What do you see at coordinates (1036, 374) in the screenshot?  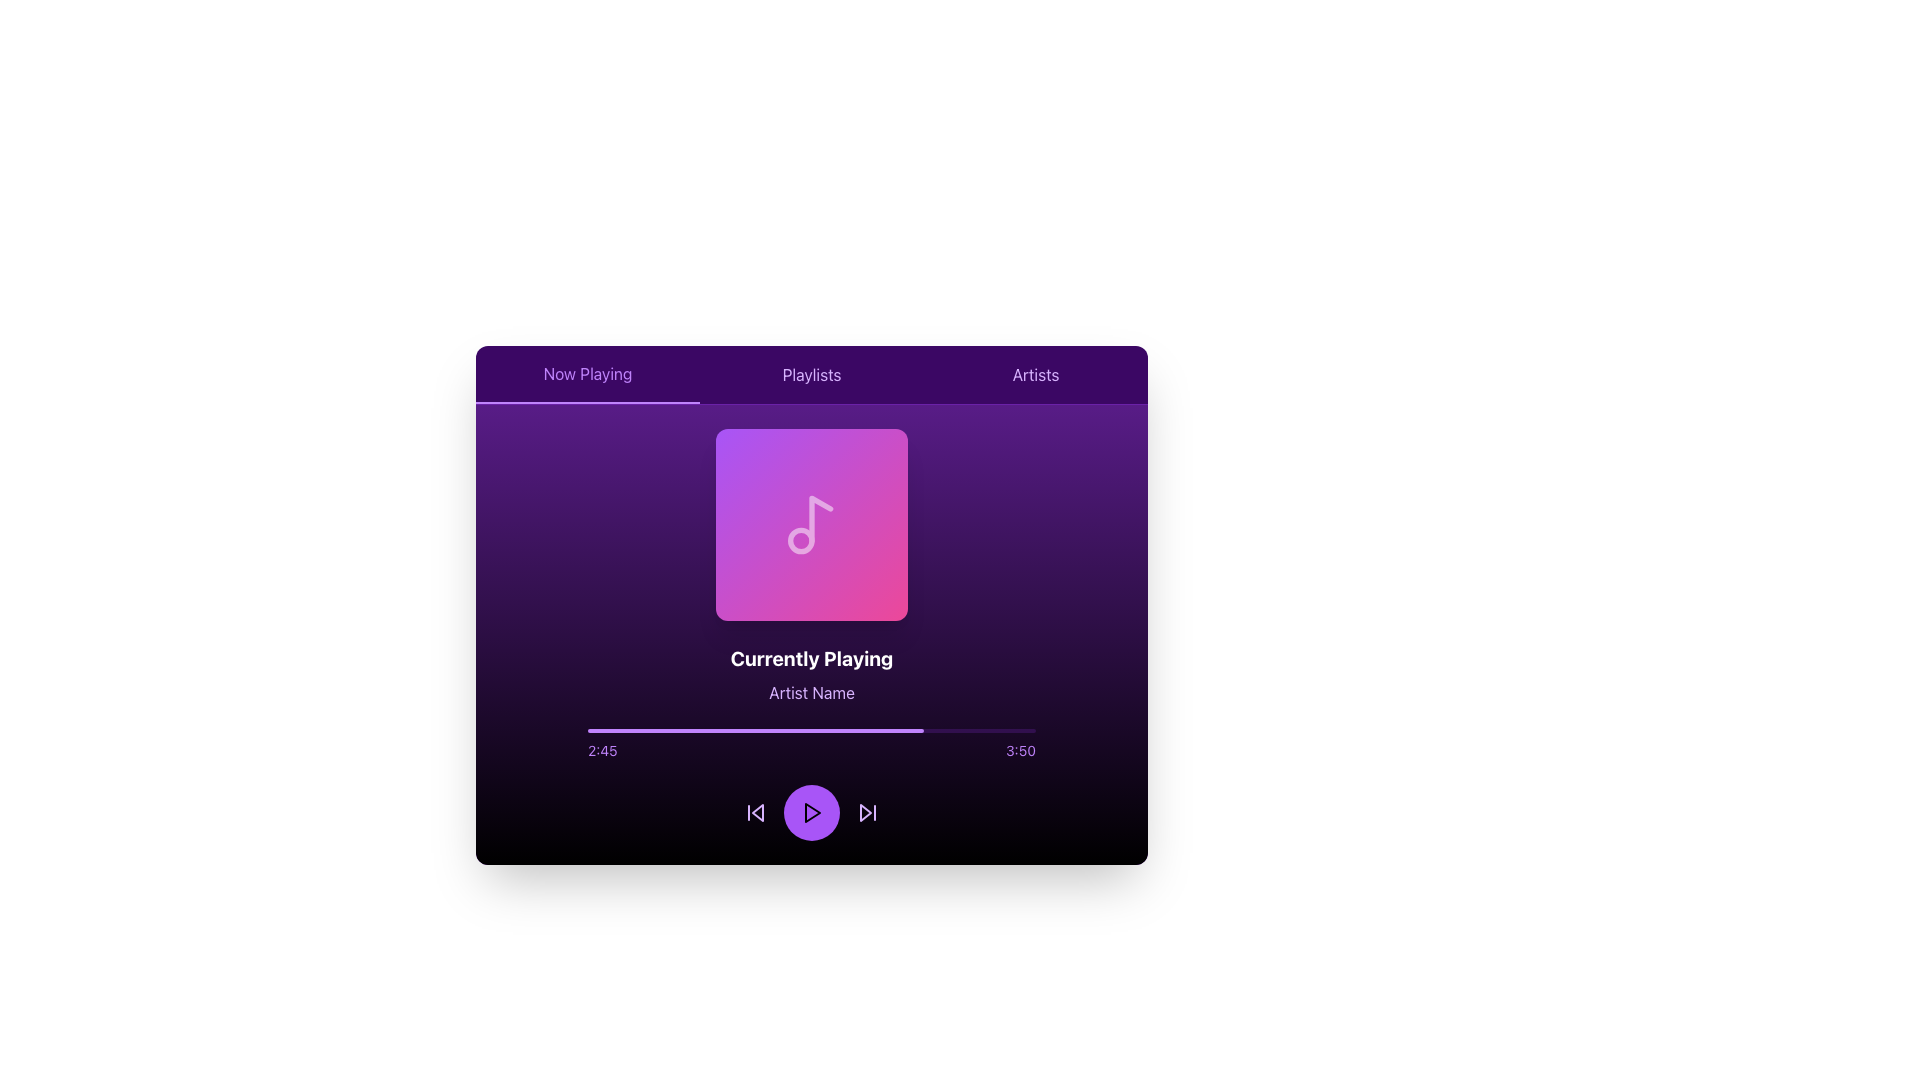 I see `the 'Artists' tab, which is the third and rightmost tab in the navigation bar` at bounding box center [1036, 374].